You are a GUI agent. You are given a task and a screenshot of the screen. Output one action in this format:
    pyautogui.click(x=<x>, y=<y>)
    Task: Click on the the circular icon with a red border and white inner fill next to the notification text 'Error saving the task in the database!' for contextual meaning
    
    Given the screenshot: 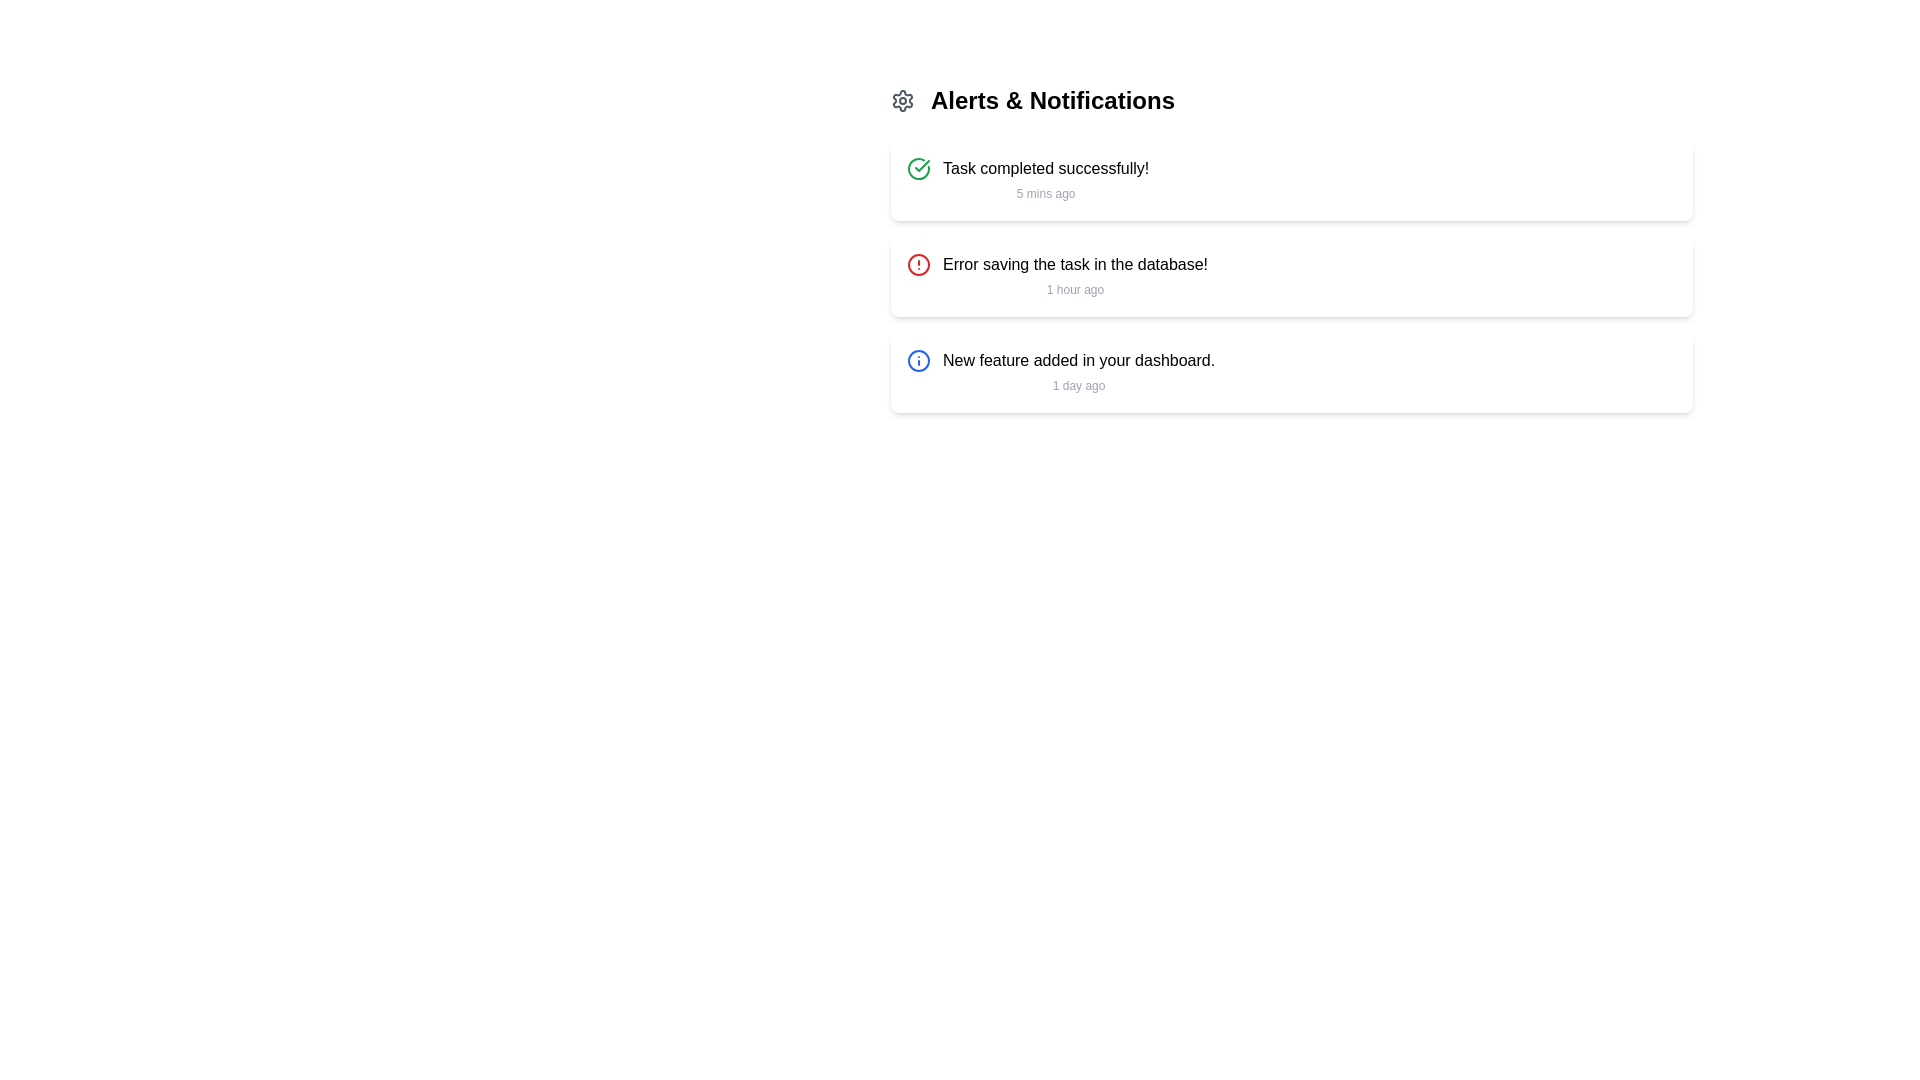 What is the action you would take?
    pyautogui.click(x=917, y=264)
    